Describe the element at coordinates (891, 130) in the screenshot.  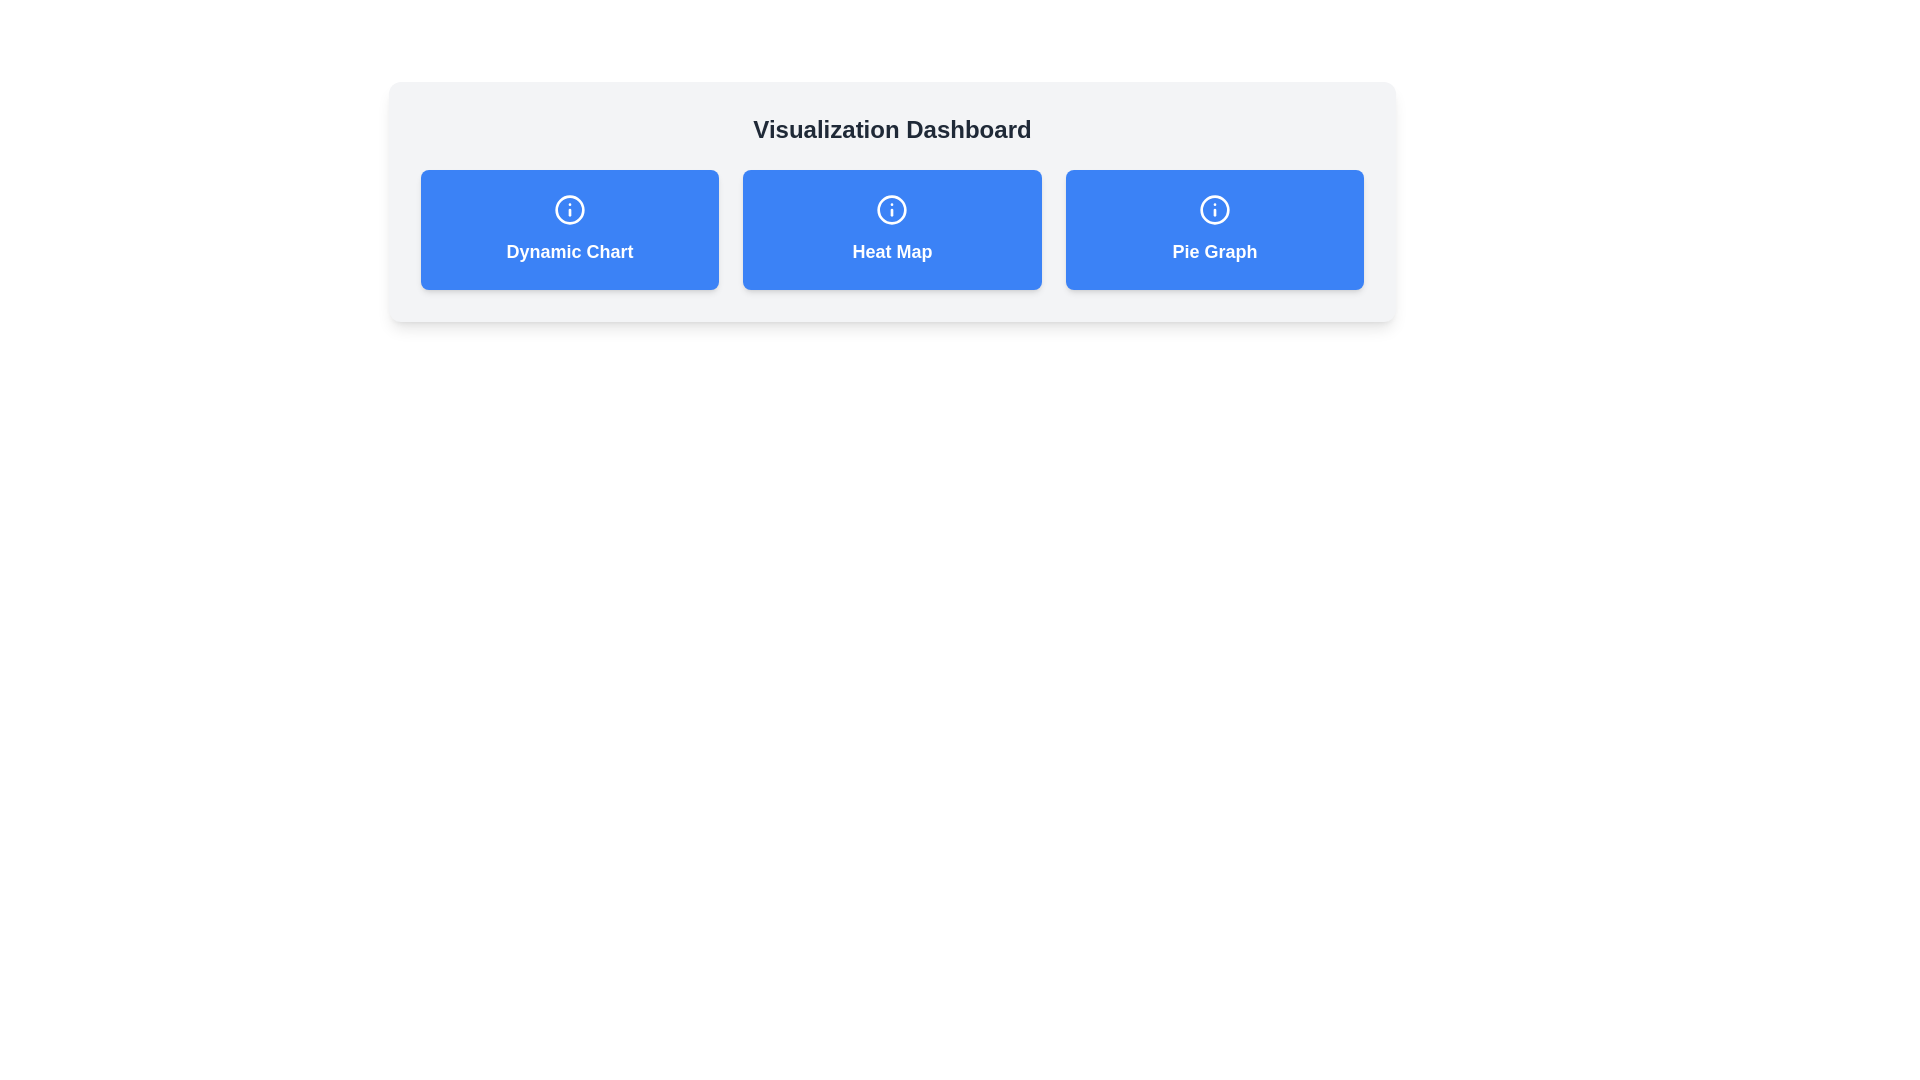
I see `the large, bold text label reading 'Visualization Dashboard' that is centered above the three blue buttons` at that location.